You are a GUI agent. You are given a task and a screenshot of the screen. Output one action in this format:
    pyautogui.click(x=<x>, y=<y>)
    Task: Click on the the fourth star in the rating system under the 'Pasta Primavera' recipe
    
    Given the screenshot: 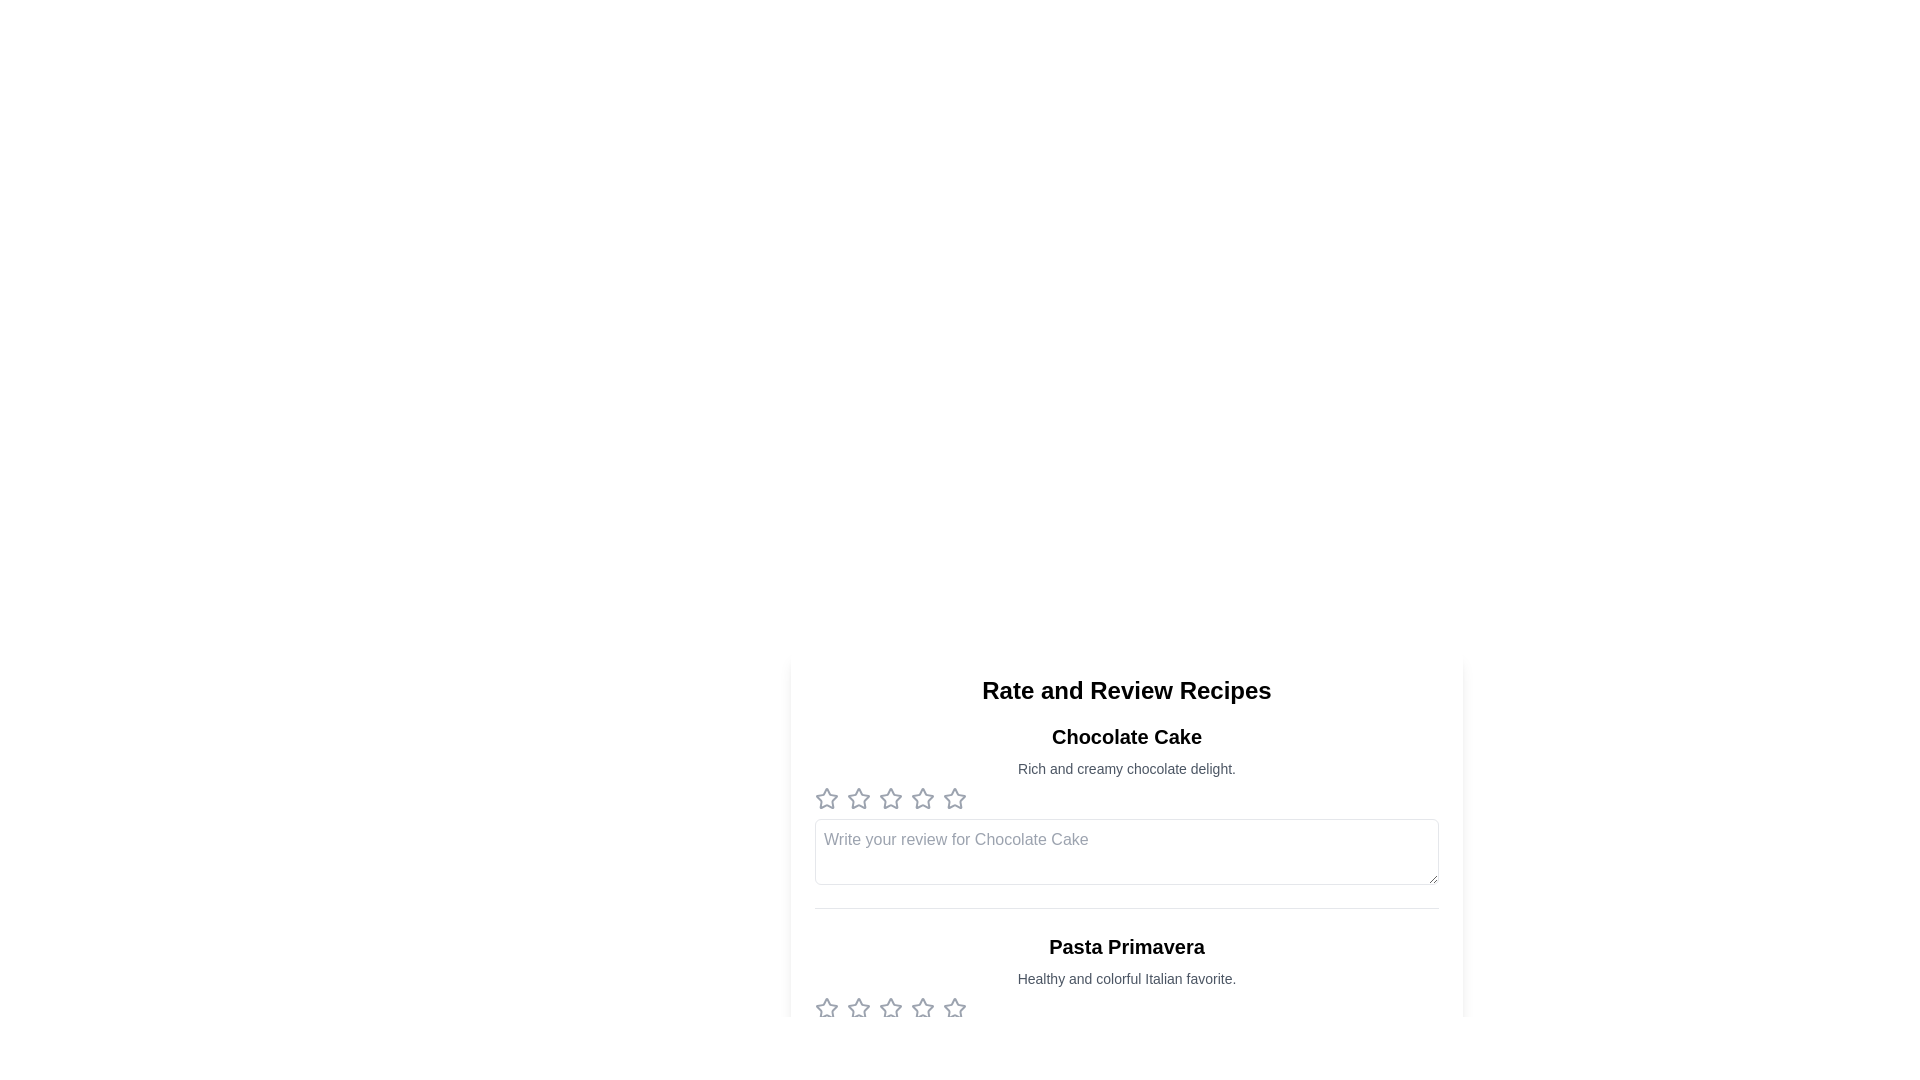 What is the action you would take?
    pyautogui.click(x=920, y=1007)
    